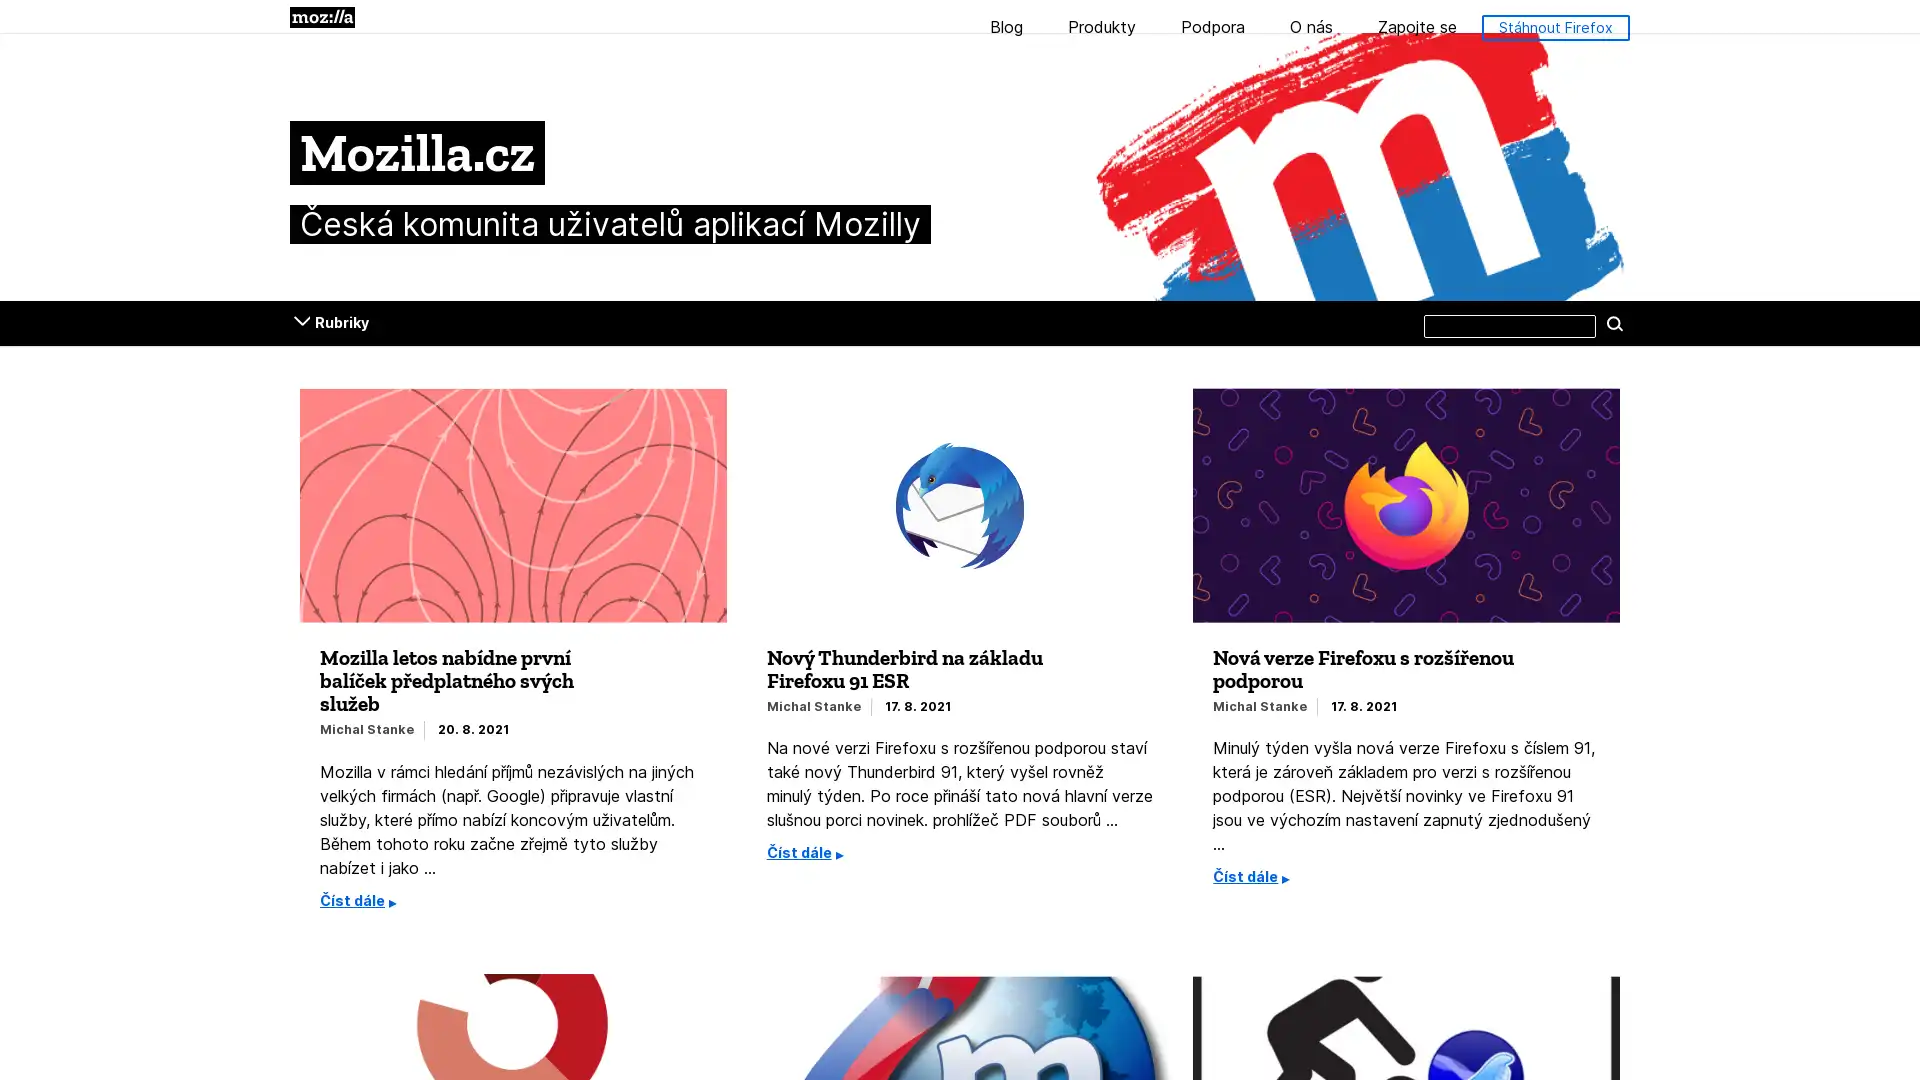  I want to click on Hledat, so click(1614, 322).